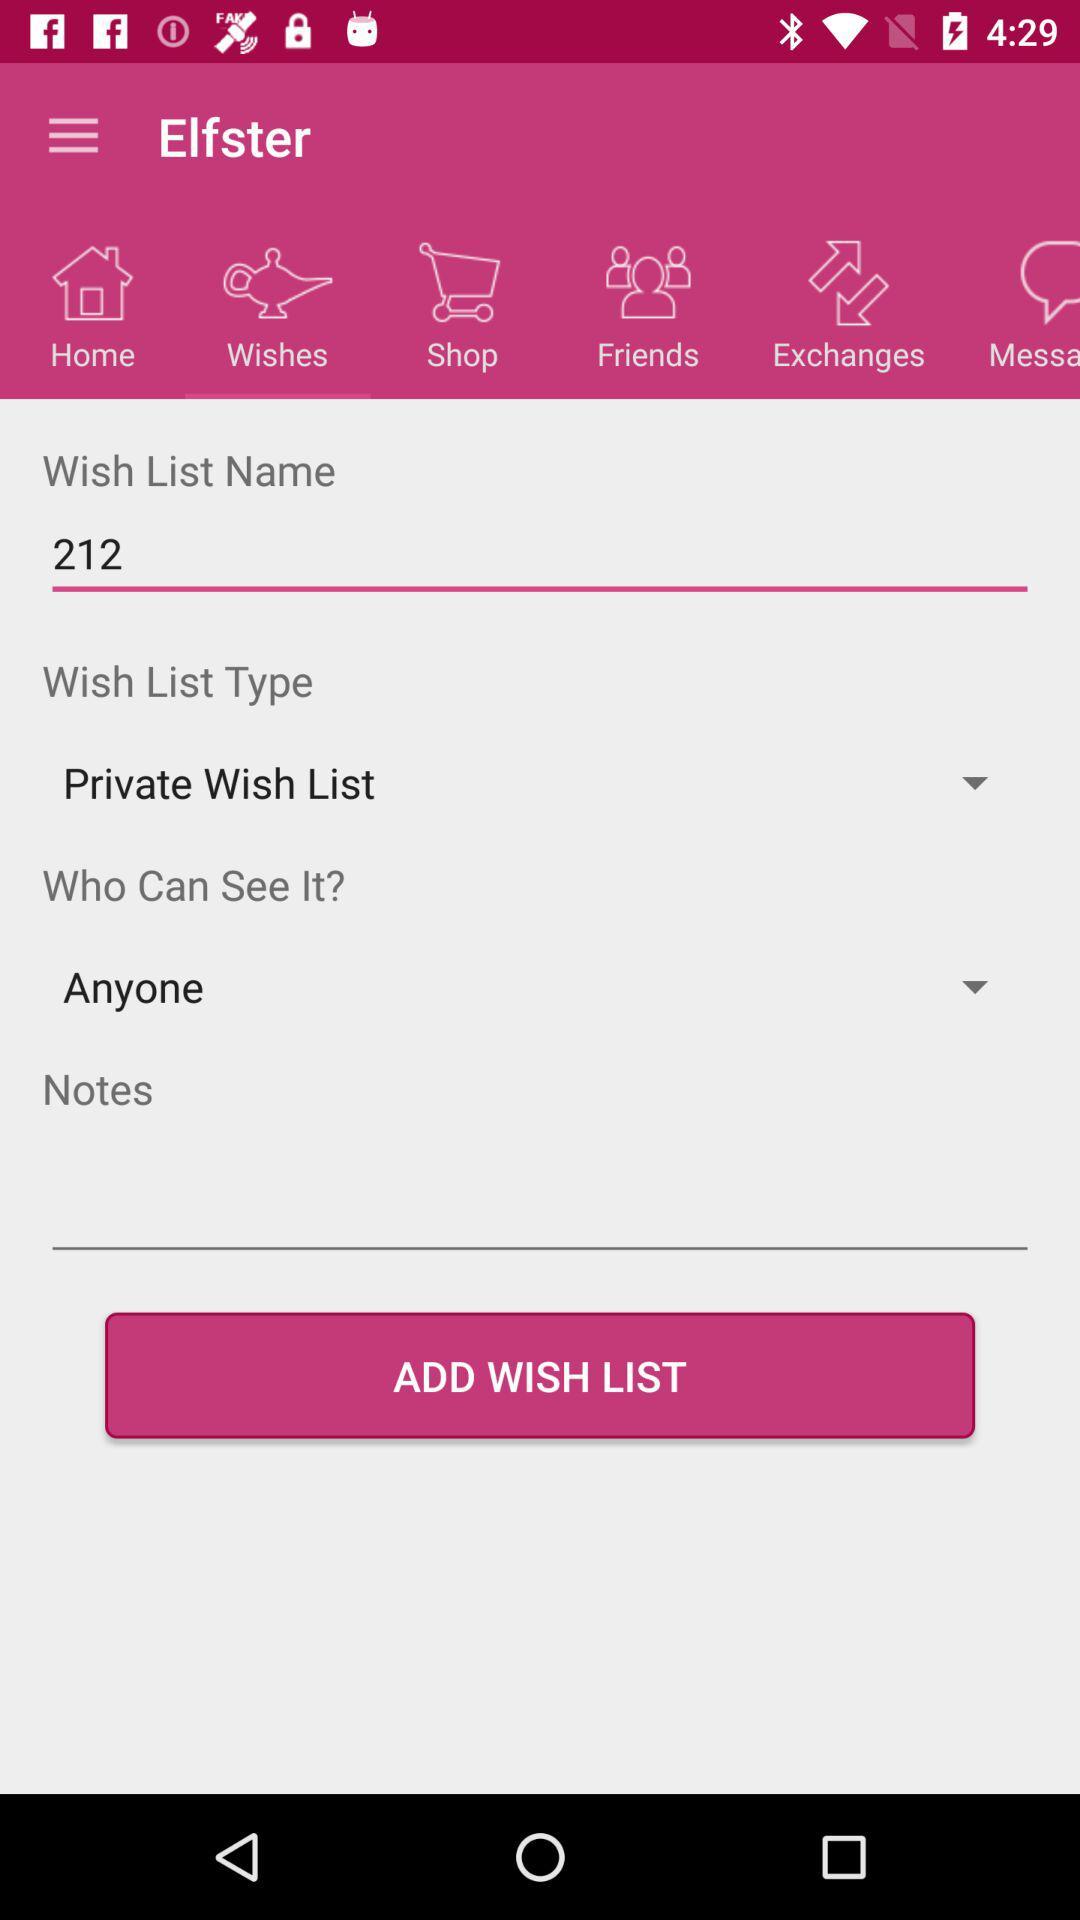 Image resolution: width=1080 pixels, height=1920 pixels. Describe the element at coordinates (72, 135) in the screenshot. I see `item above home icon` at that location.